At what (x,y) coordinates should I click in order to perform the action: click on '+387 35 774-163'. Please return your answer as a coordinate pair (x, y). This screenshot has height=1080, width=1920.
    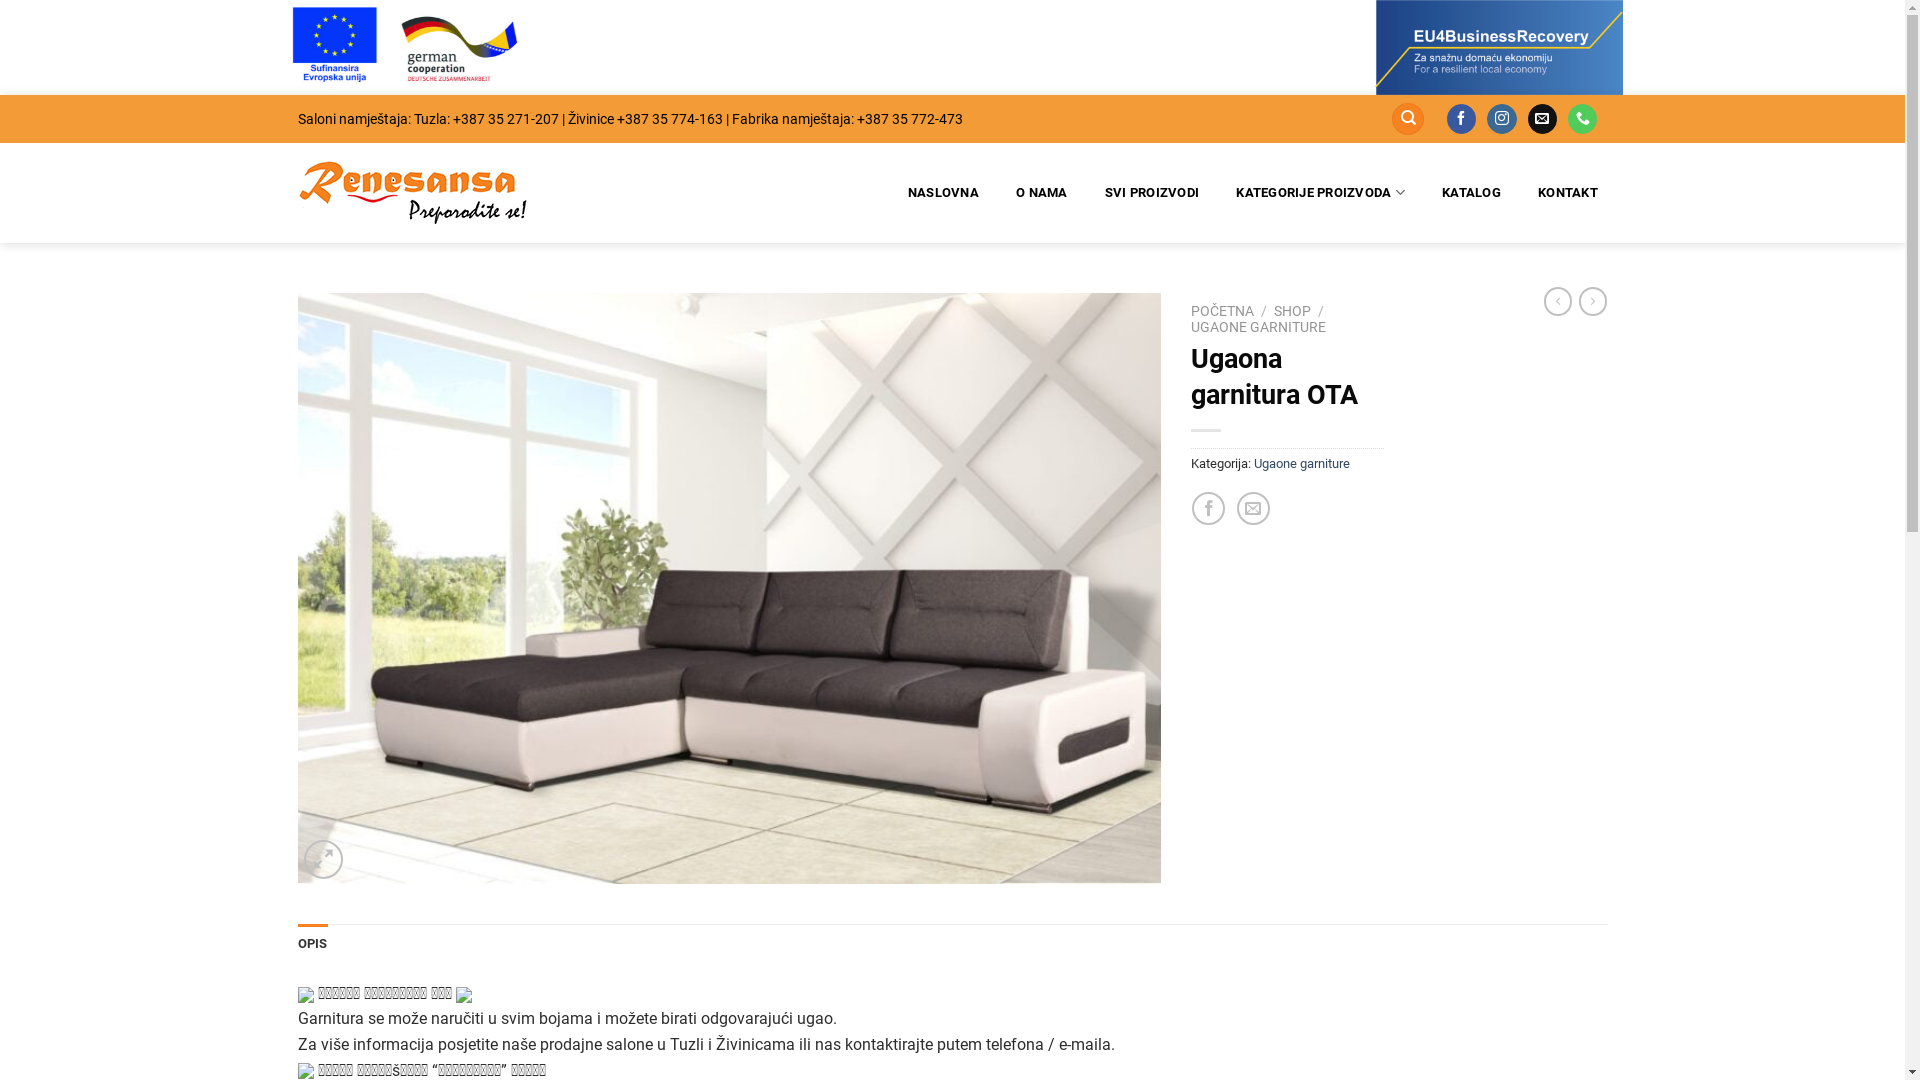
    Looking at the image, I should click on (614, 119).